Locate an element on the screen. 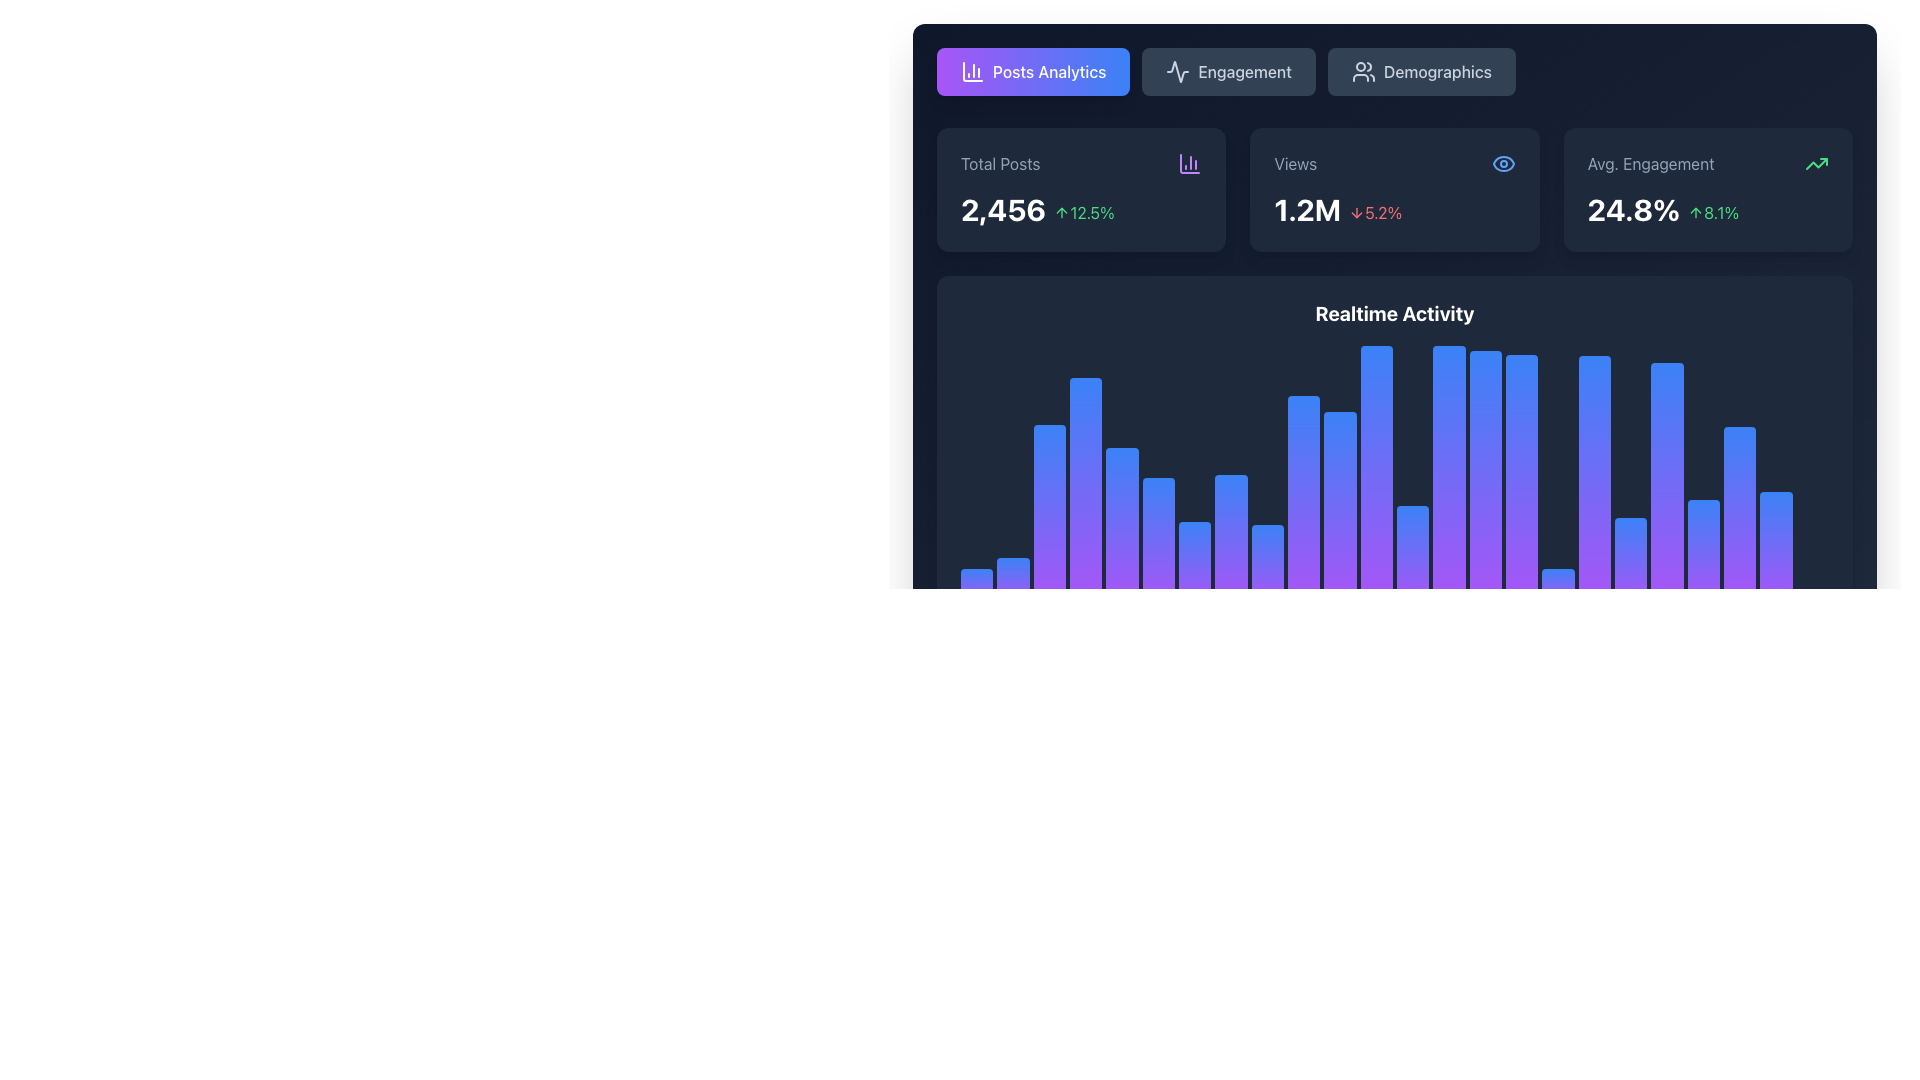 The height and width of the screenshot is (1080, 1920). the numeric percentage value '5.2%' with a downward arrow icon in red, indicating a negative trend, located in the second box from the left in the top row of the dashboard is located at coordinates (1374, 212).